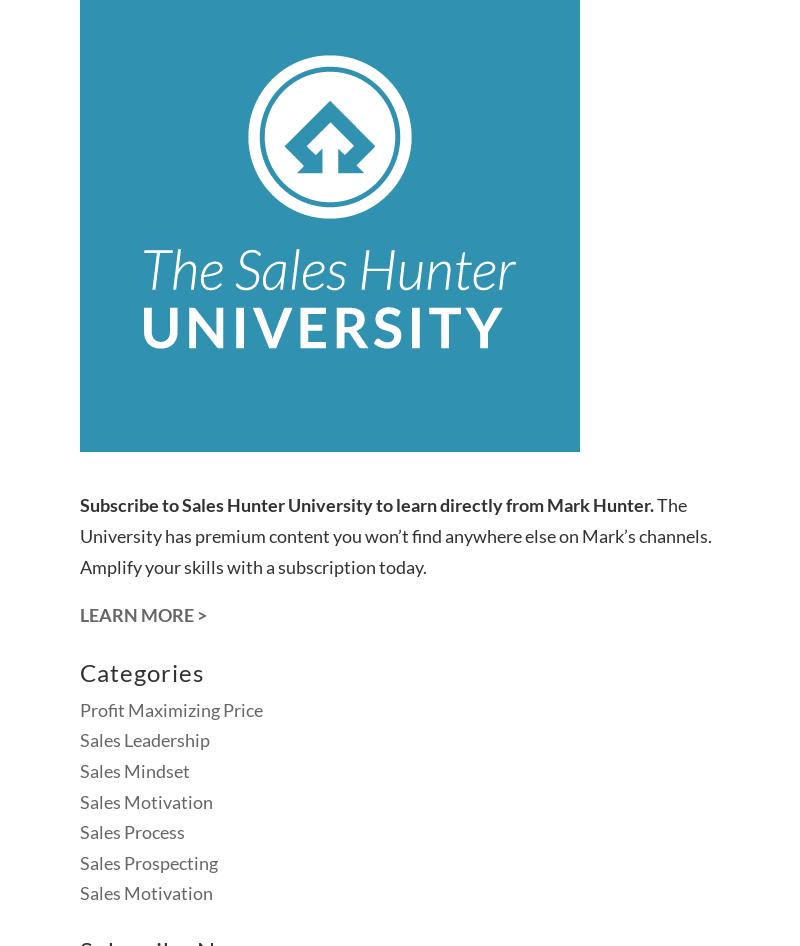 Image resolution: width=800 pixels, height=946 pixels. I want to click on 'Subscribe to Sales Hunter University to learn directly from Mark Hunter.', so click(367, 504).